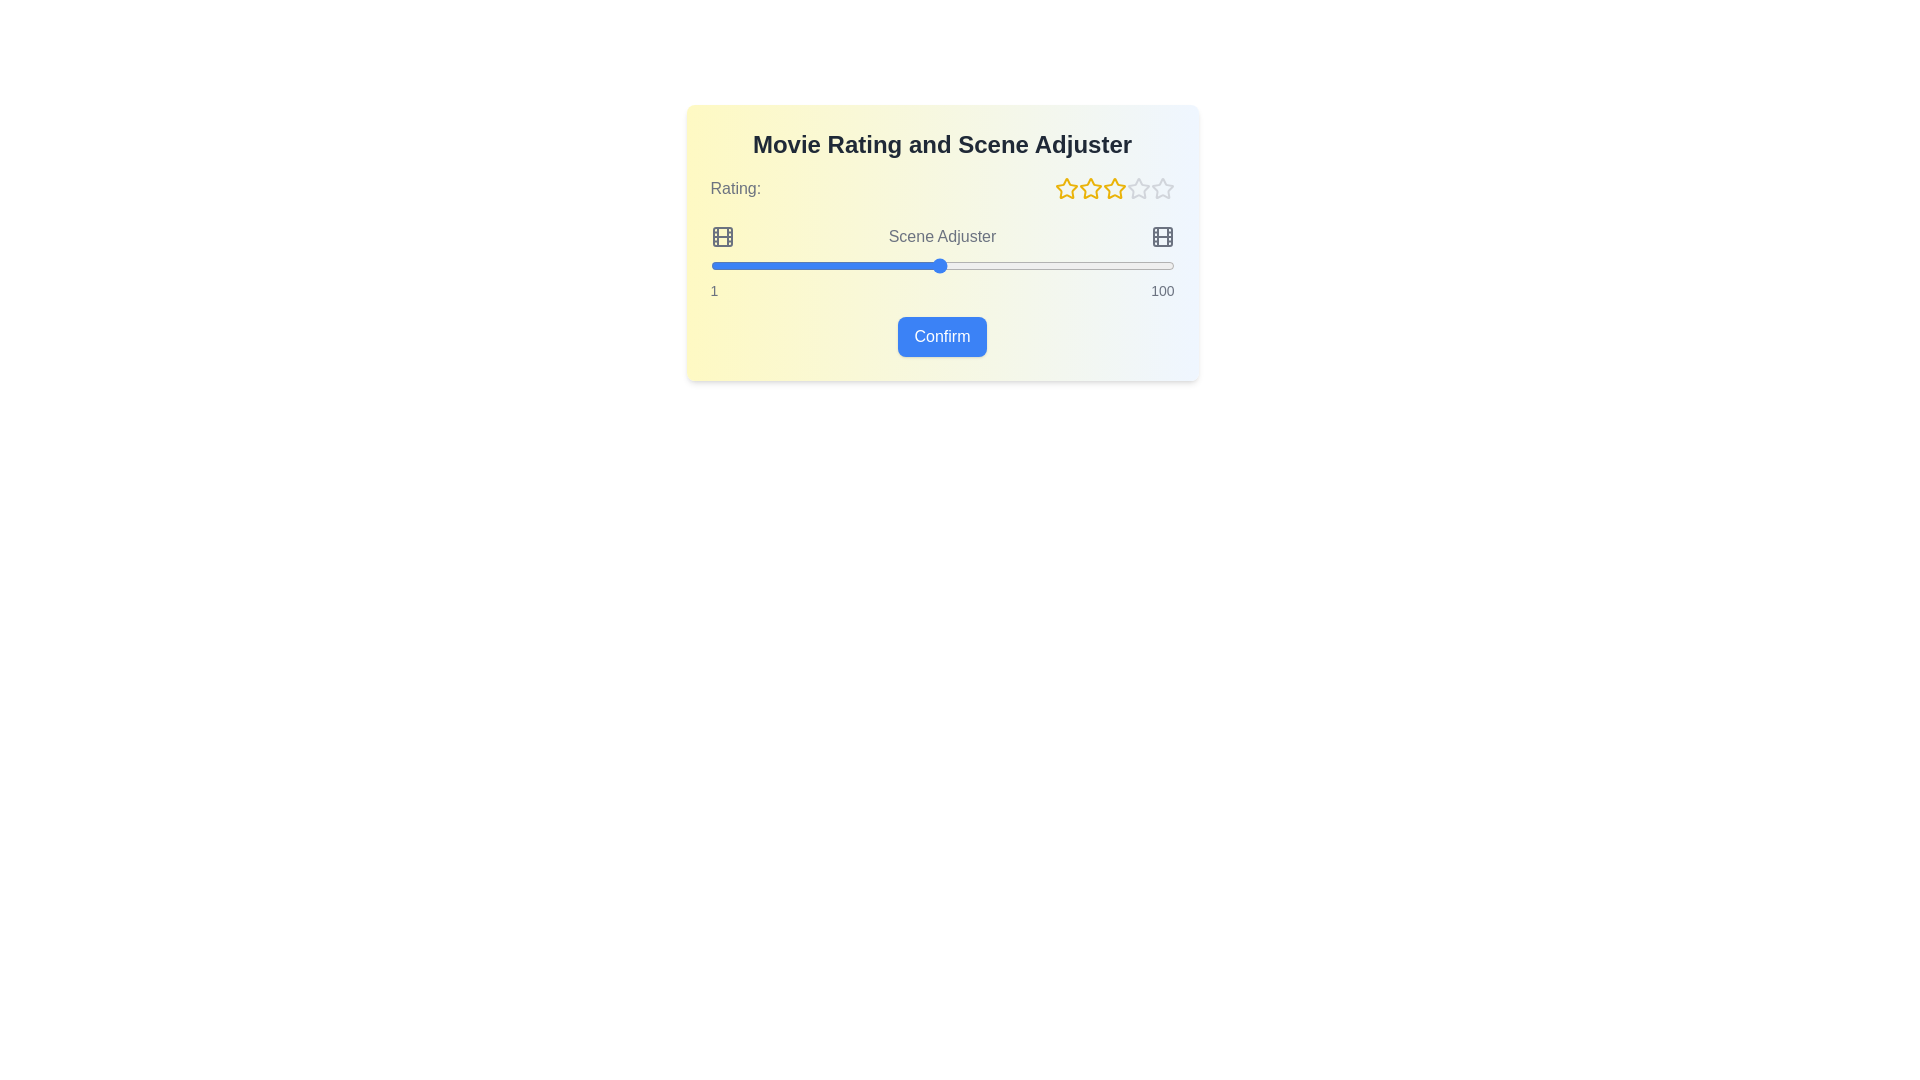 Image resolution: width=1920 pixels, height=1080 pixels. What do you see at coordinates (1065, 189) in the screenshot?
I see `the star corresponding to the desired rating of 1 stars` at bounding box center [1065, 189].